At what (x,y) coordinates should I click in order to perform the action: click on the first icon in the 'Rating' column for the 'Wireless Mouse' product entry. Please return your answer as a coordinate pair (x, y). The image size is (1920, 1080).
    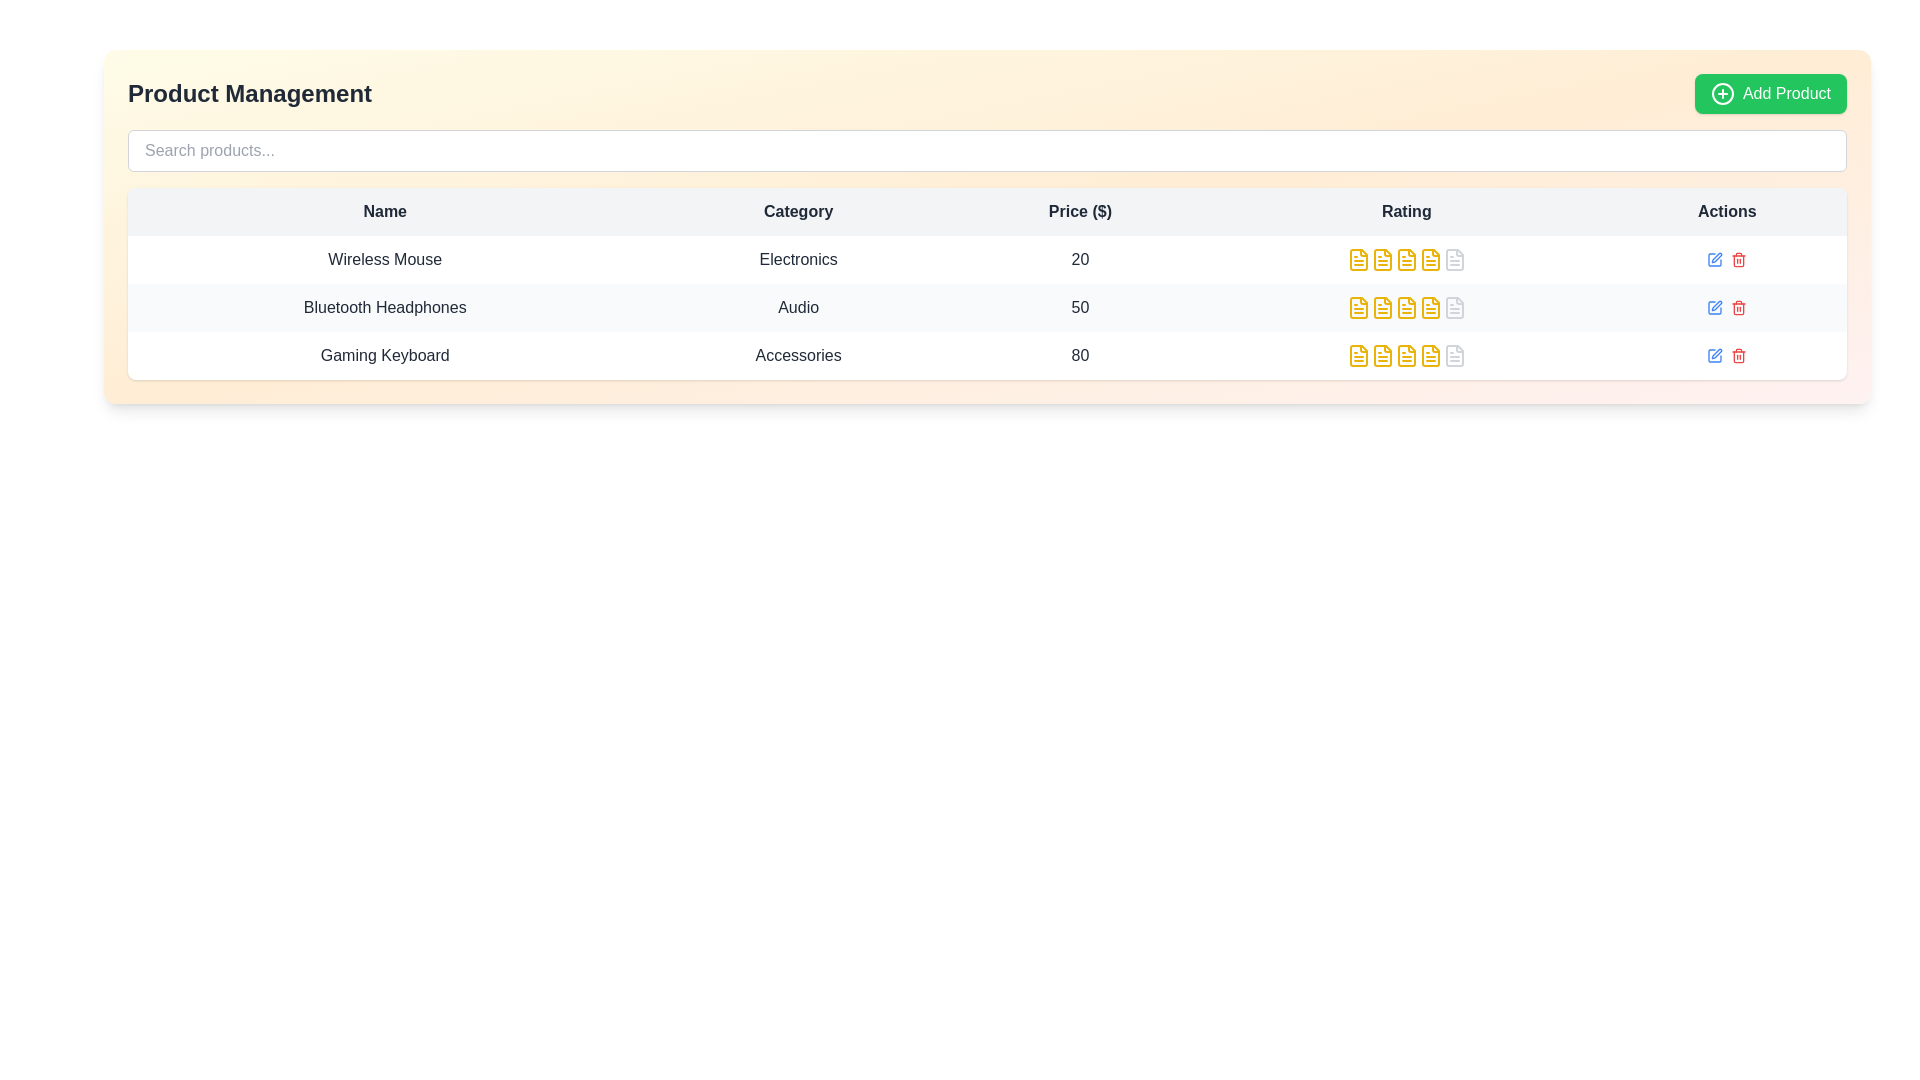
    Looking at the image, I should click on (1358, 258).